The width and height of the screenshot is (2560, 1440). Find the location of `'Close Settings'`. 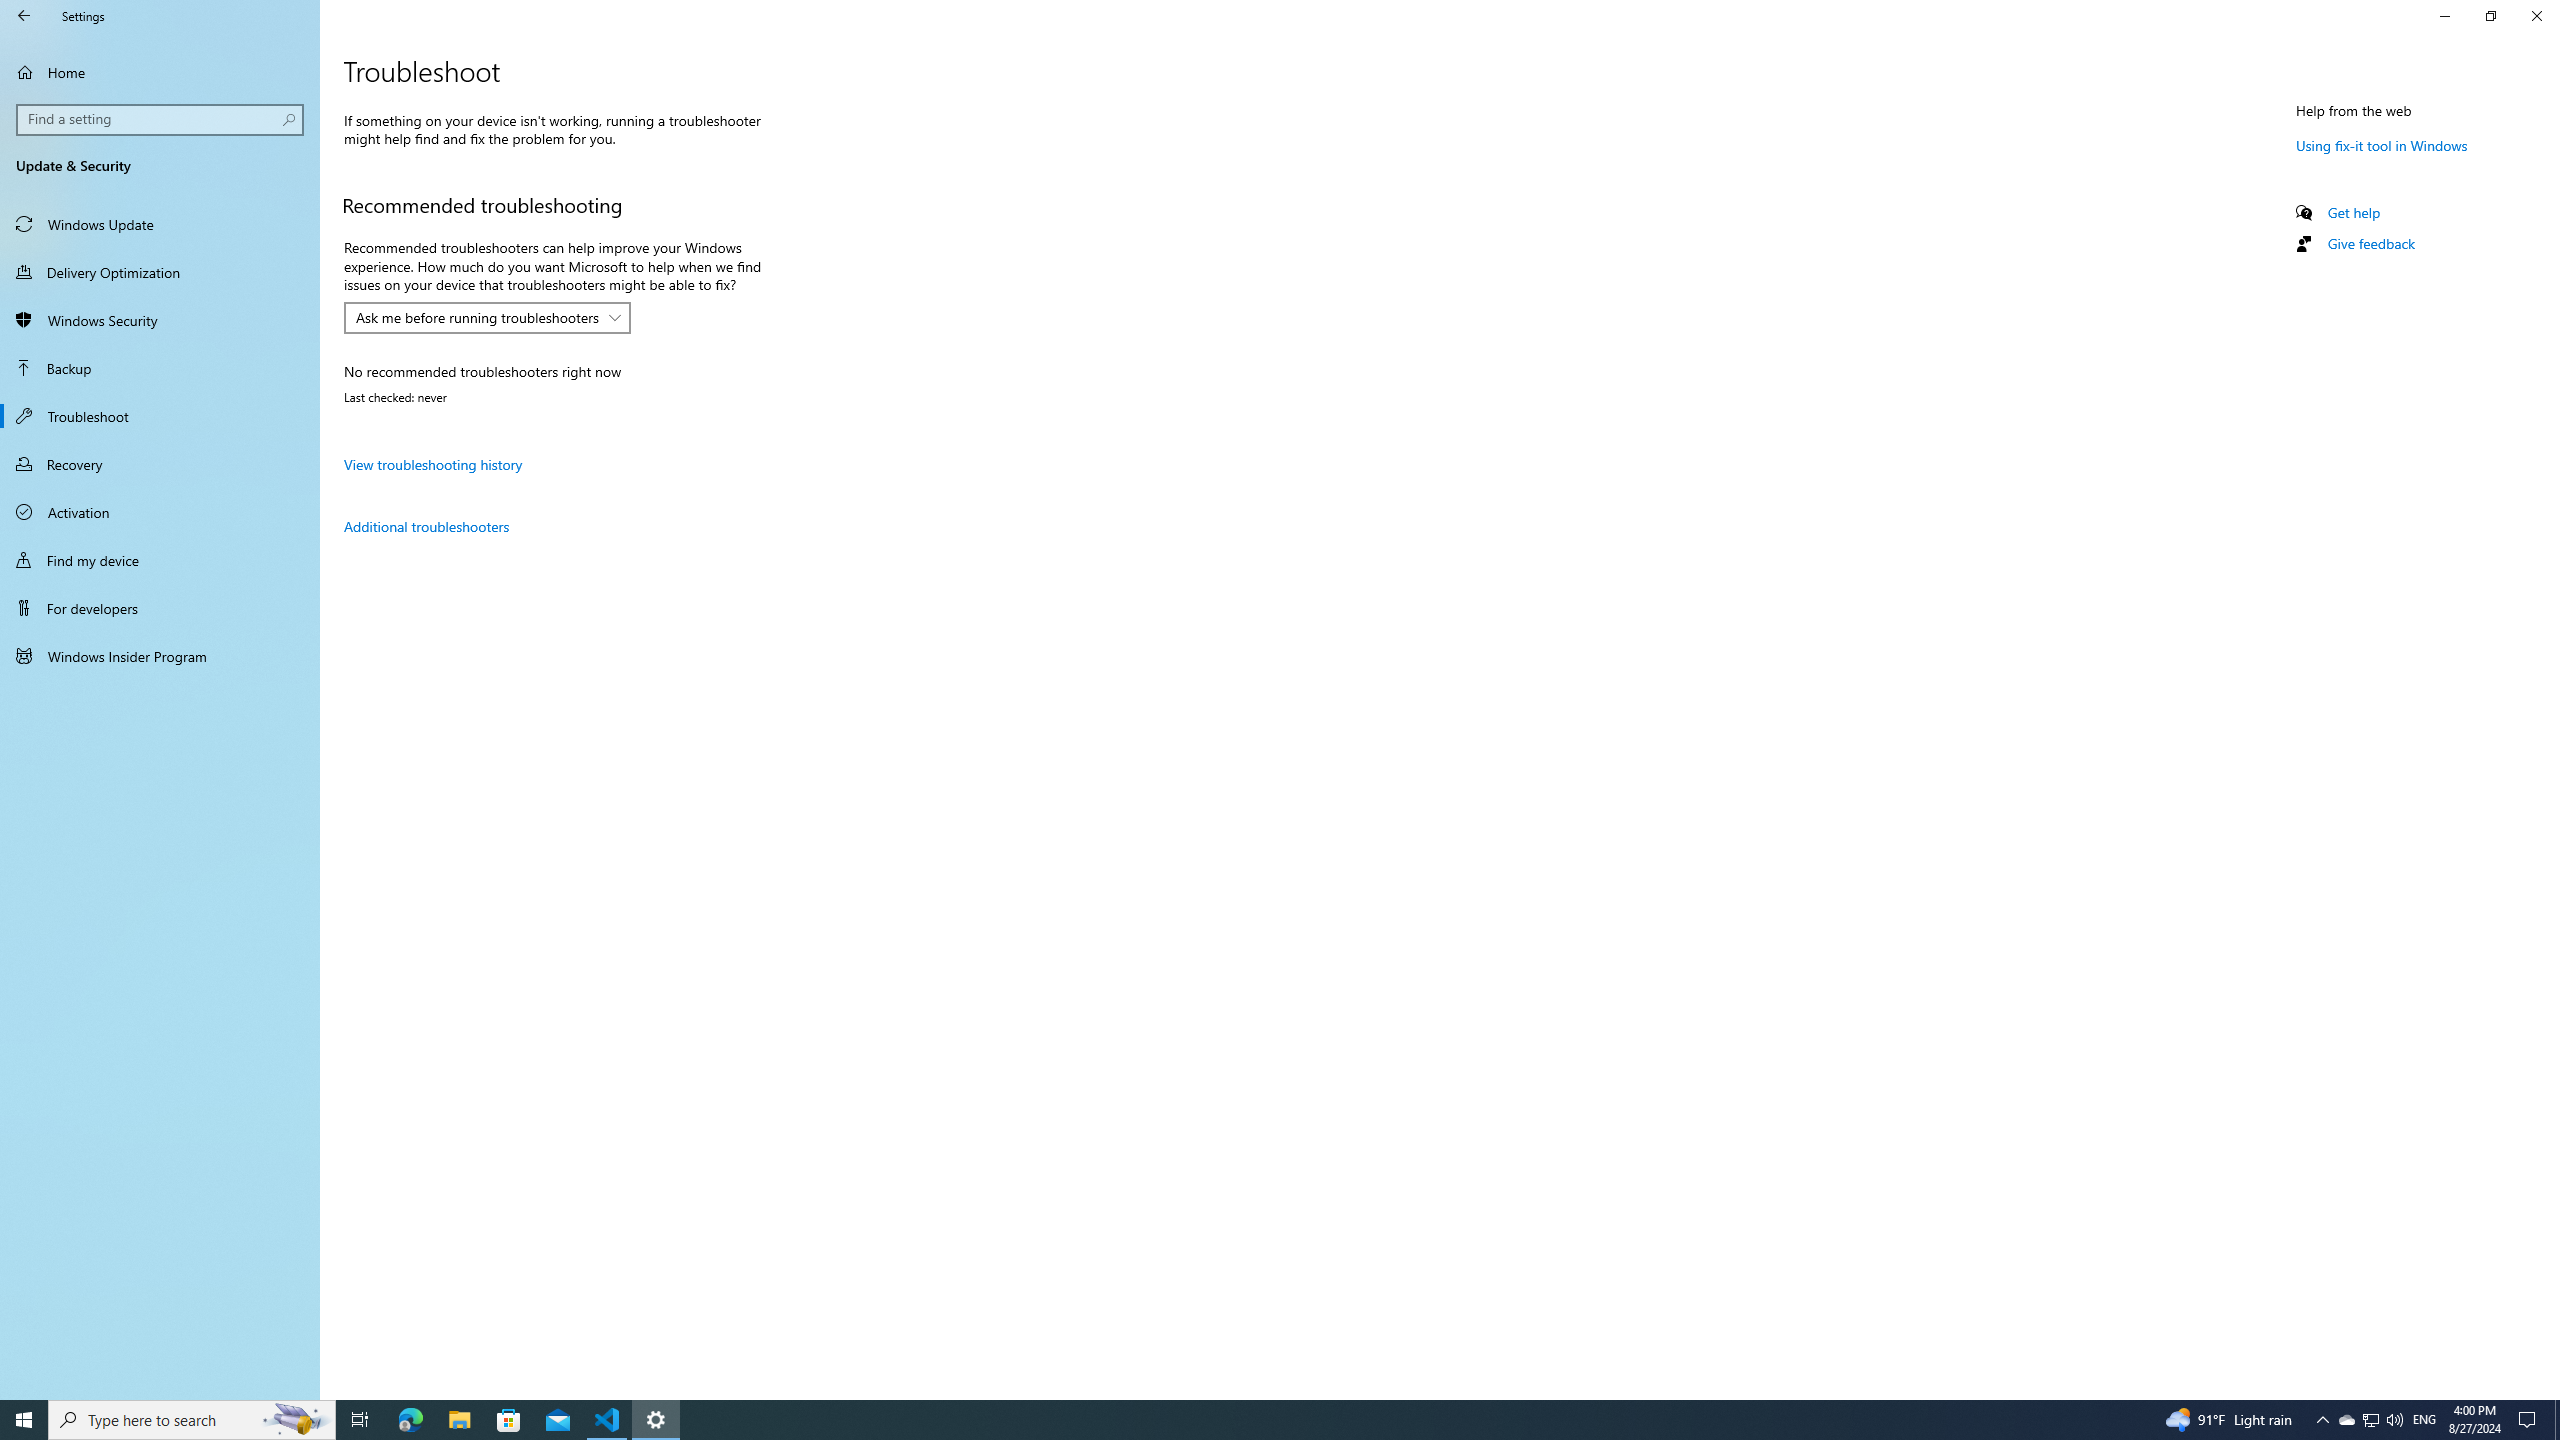

'Close Settings' is located at coordinates (2535, 15).